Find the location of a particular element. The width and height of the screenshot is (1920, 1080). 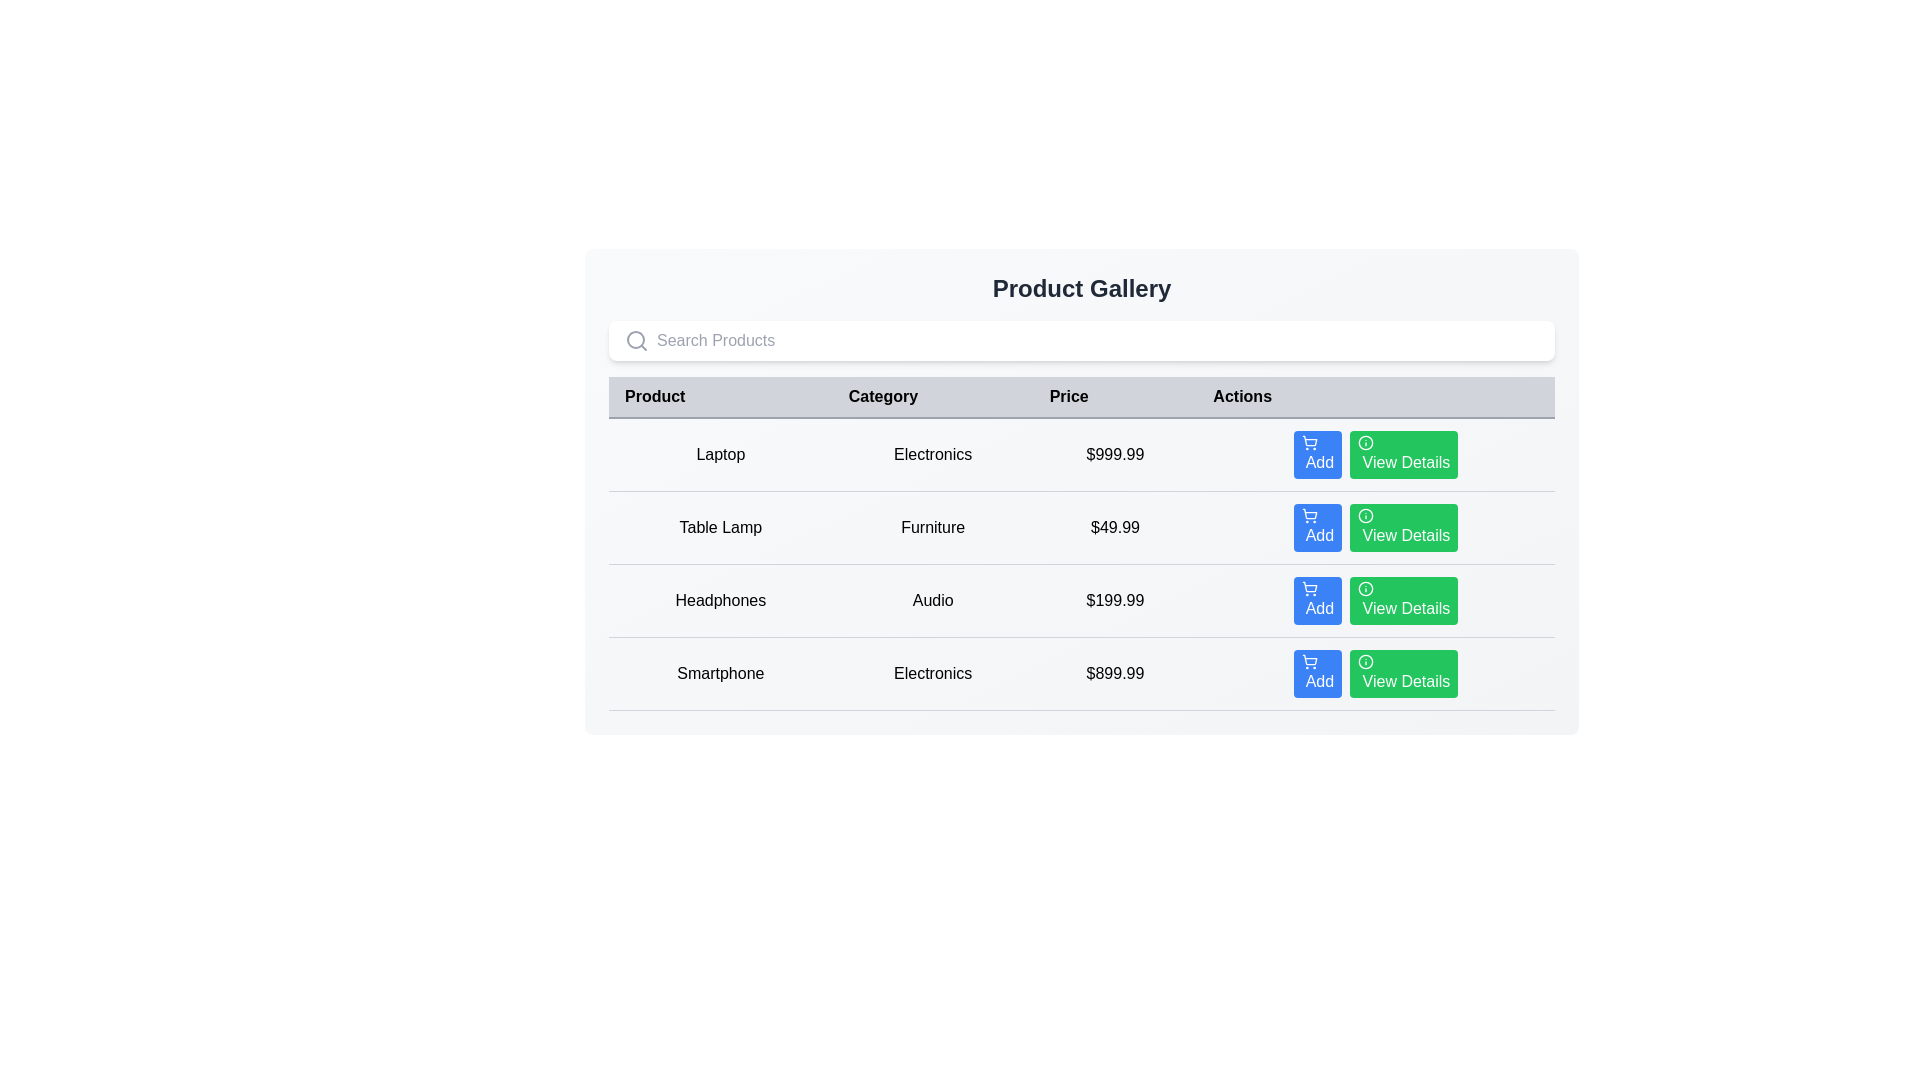

the add-to-cart icon located on the blue 'Add' button in the 'Actions' column of the second row of the product table is located at coordinates (1310, 515).